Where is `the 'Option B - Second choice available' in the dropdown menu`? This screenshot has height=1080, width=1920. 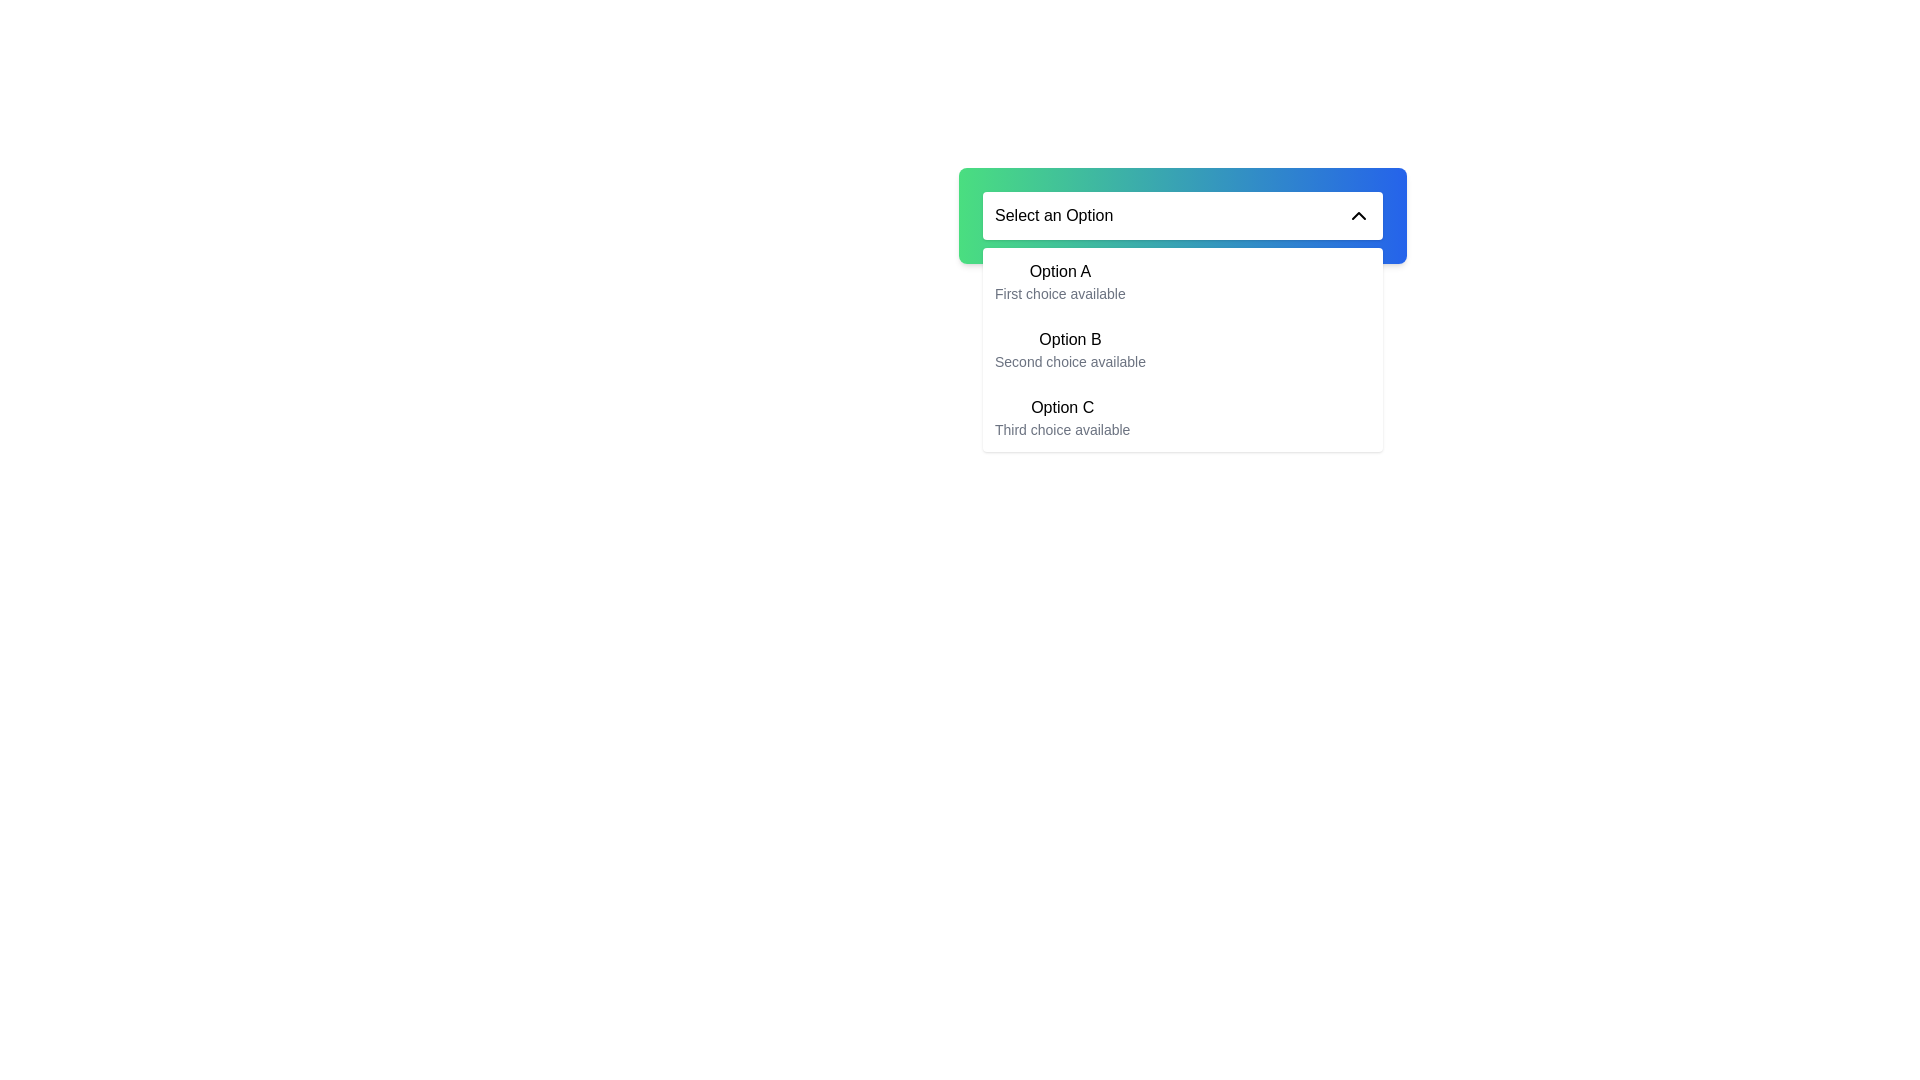
the 'Option B - Second choice available' in the dropdown menu is located at coordinates (1182, 349).